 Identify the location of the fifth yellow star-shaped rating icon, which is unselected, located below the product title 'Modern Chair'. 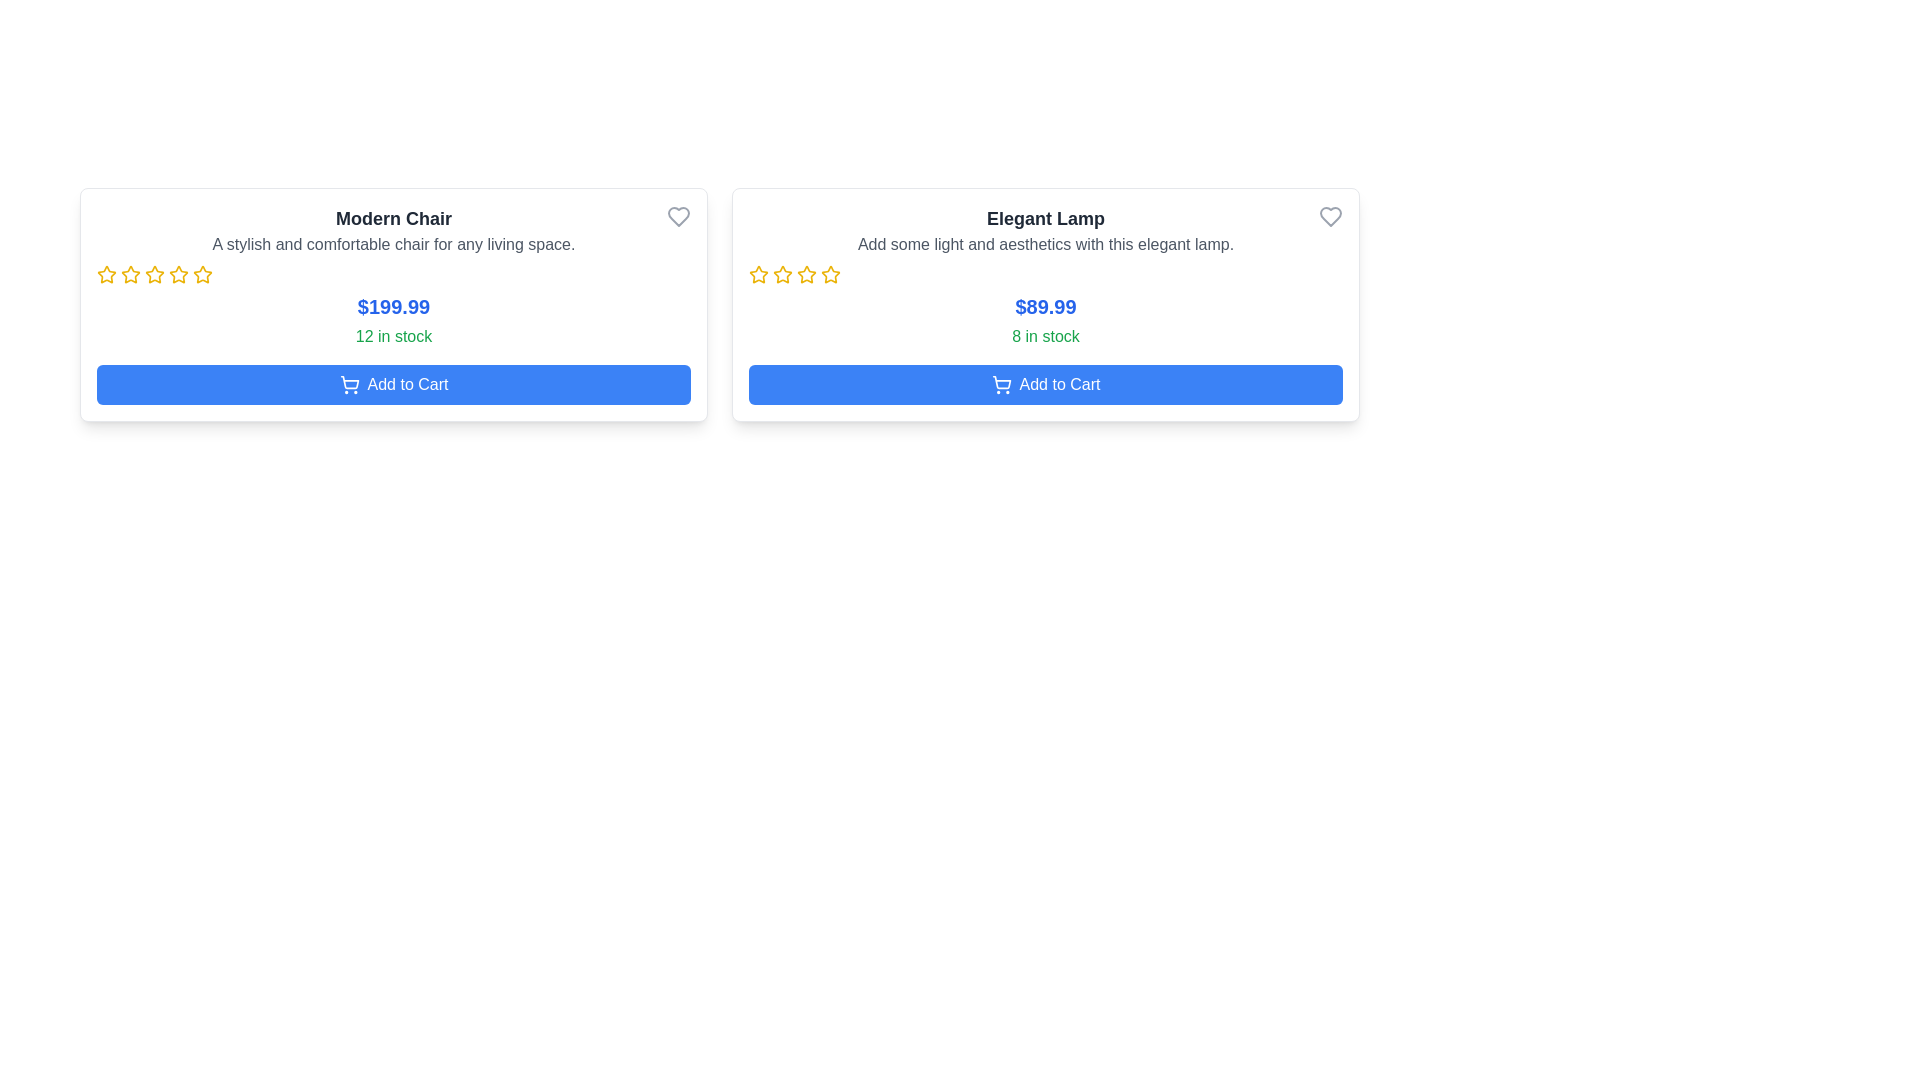
(202, 274).